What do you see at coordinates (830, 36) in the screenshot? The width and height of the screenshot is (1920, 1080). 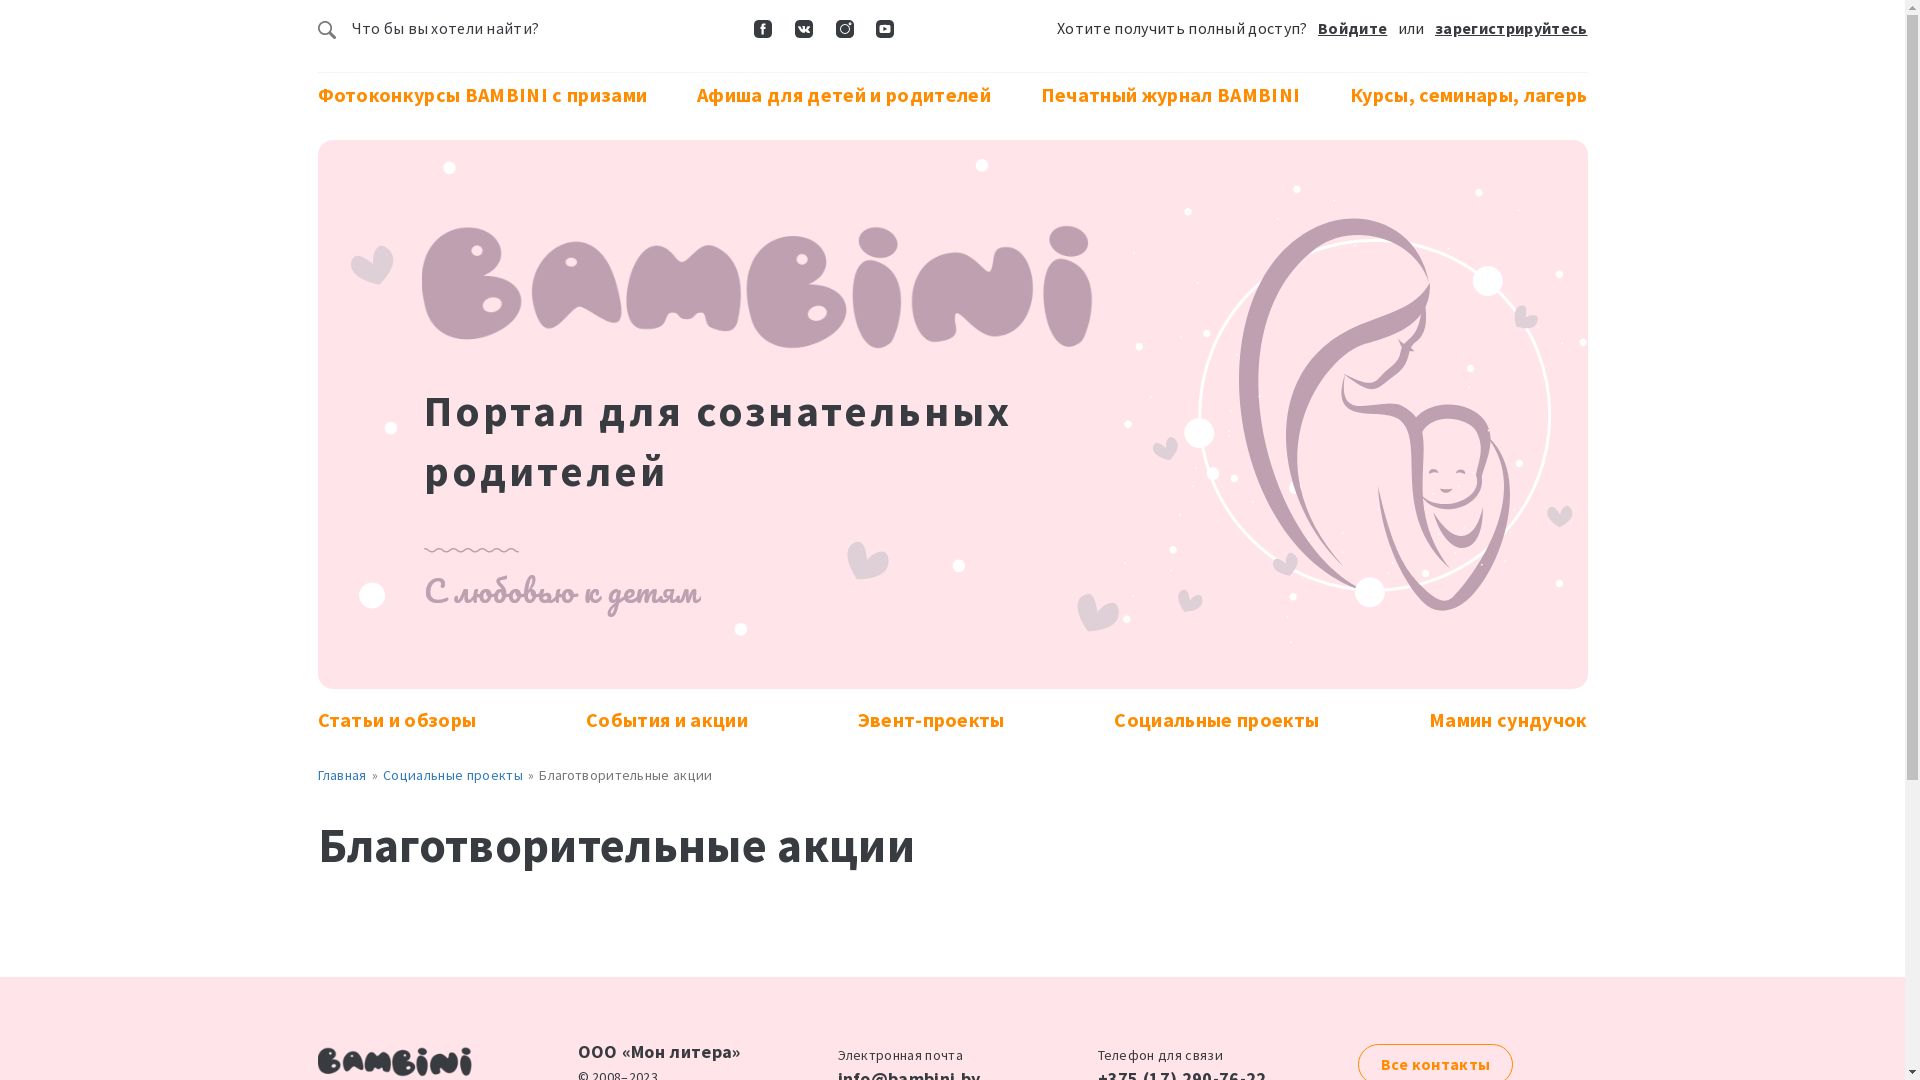 I see `'Instagram'` at bounding box center [830, 36].